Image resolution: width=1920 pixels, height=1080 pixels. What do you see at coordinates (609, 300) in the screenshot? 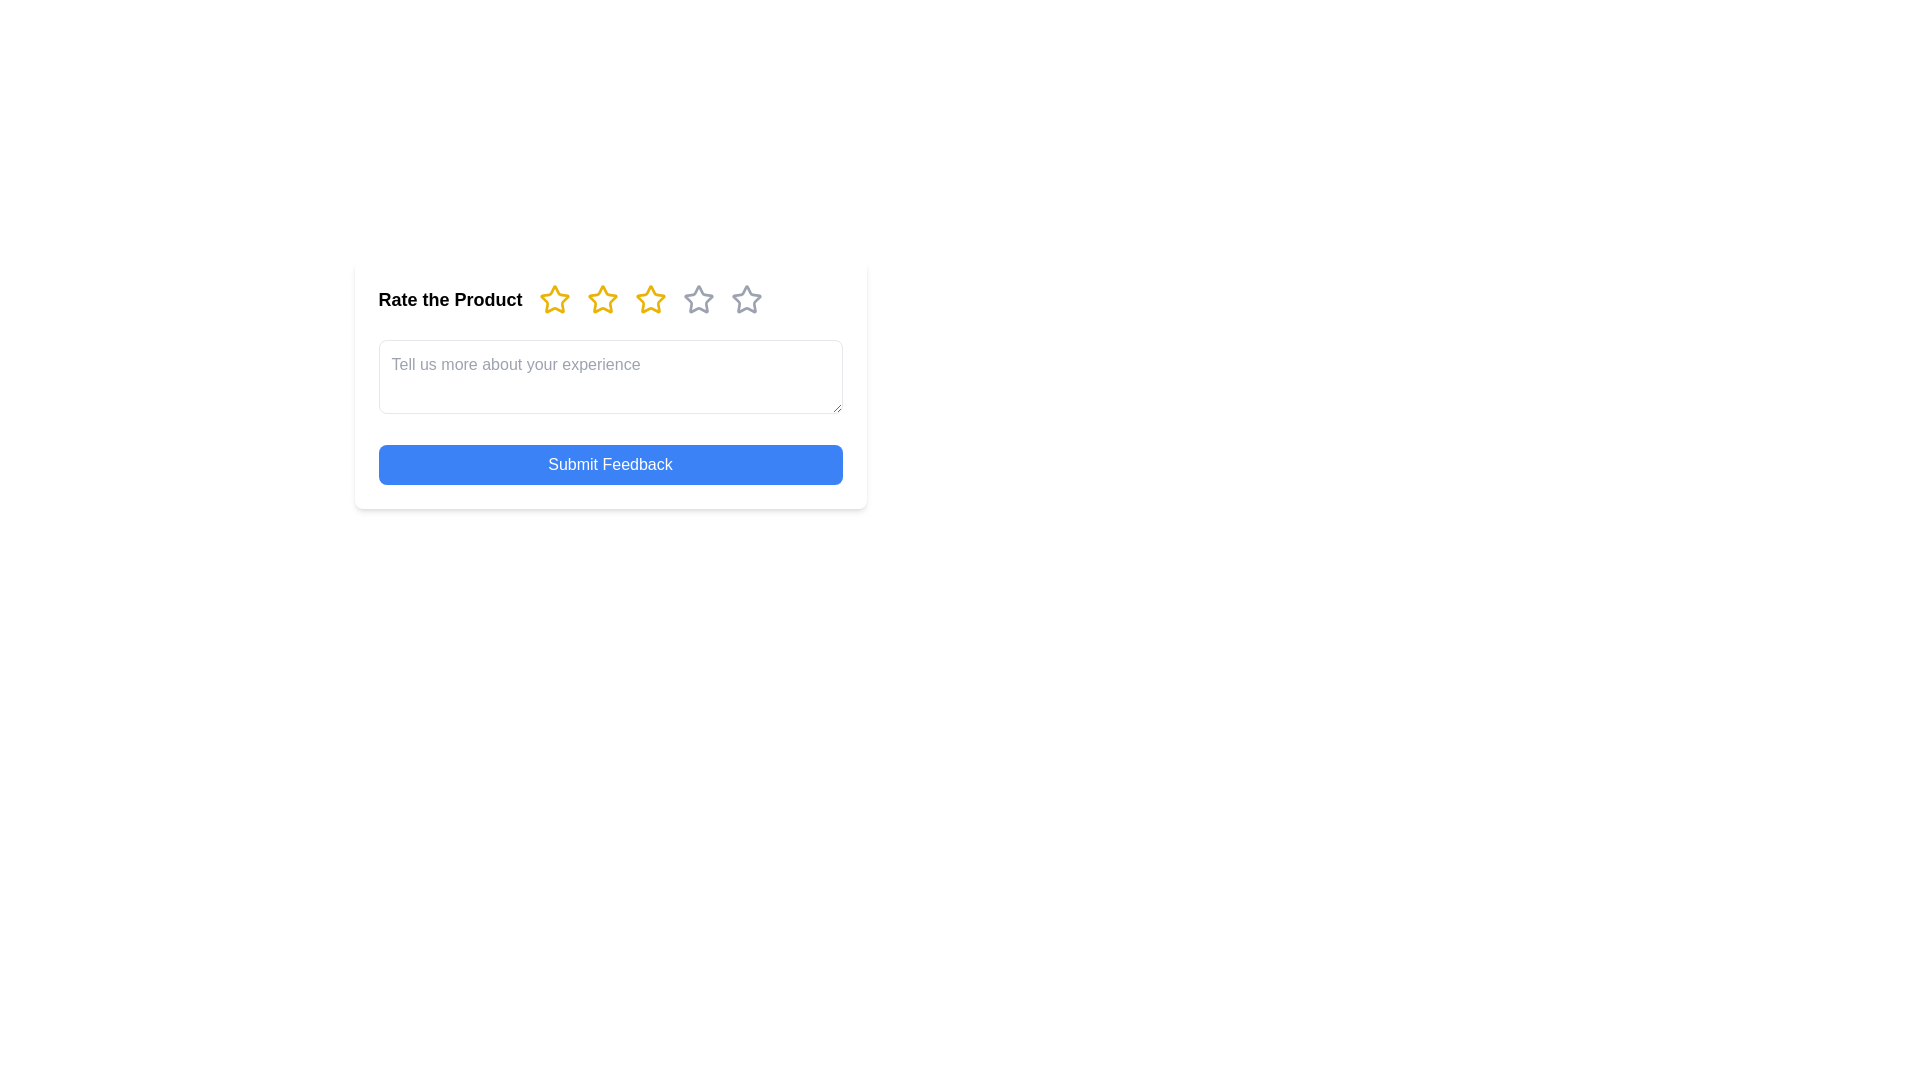
I see `a star in the Rating Widget positioned at the top of the feedback form` at bounding box center [609, 300].